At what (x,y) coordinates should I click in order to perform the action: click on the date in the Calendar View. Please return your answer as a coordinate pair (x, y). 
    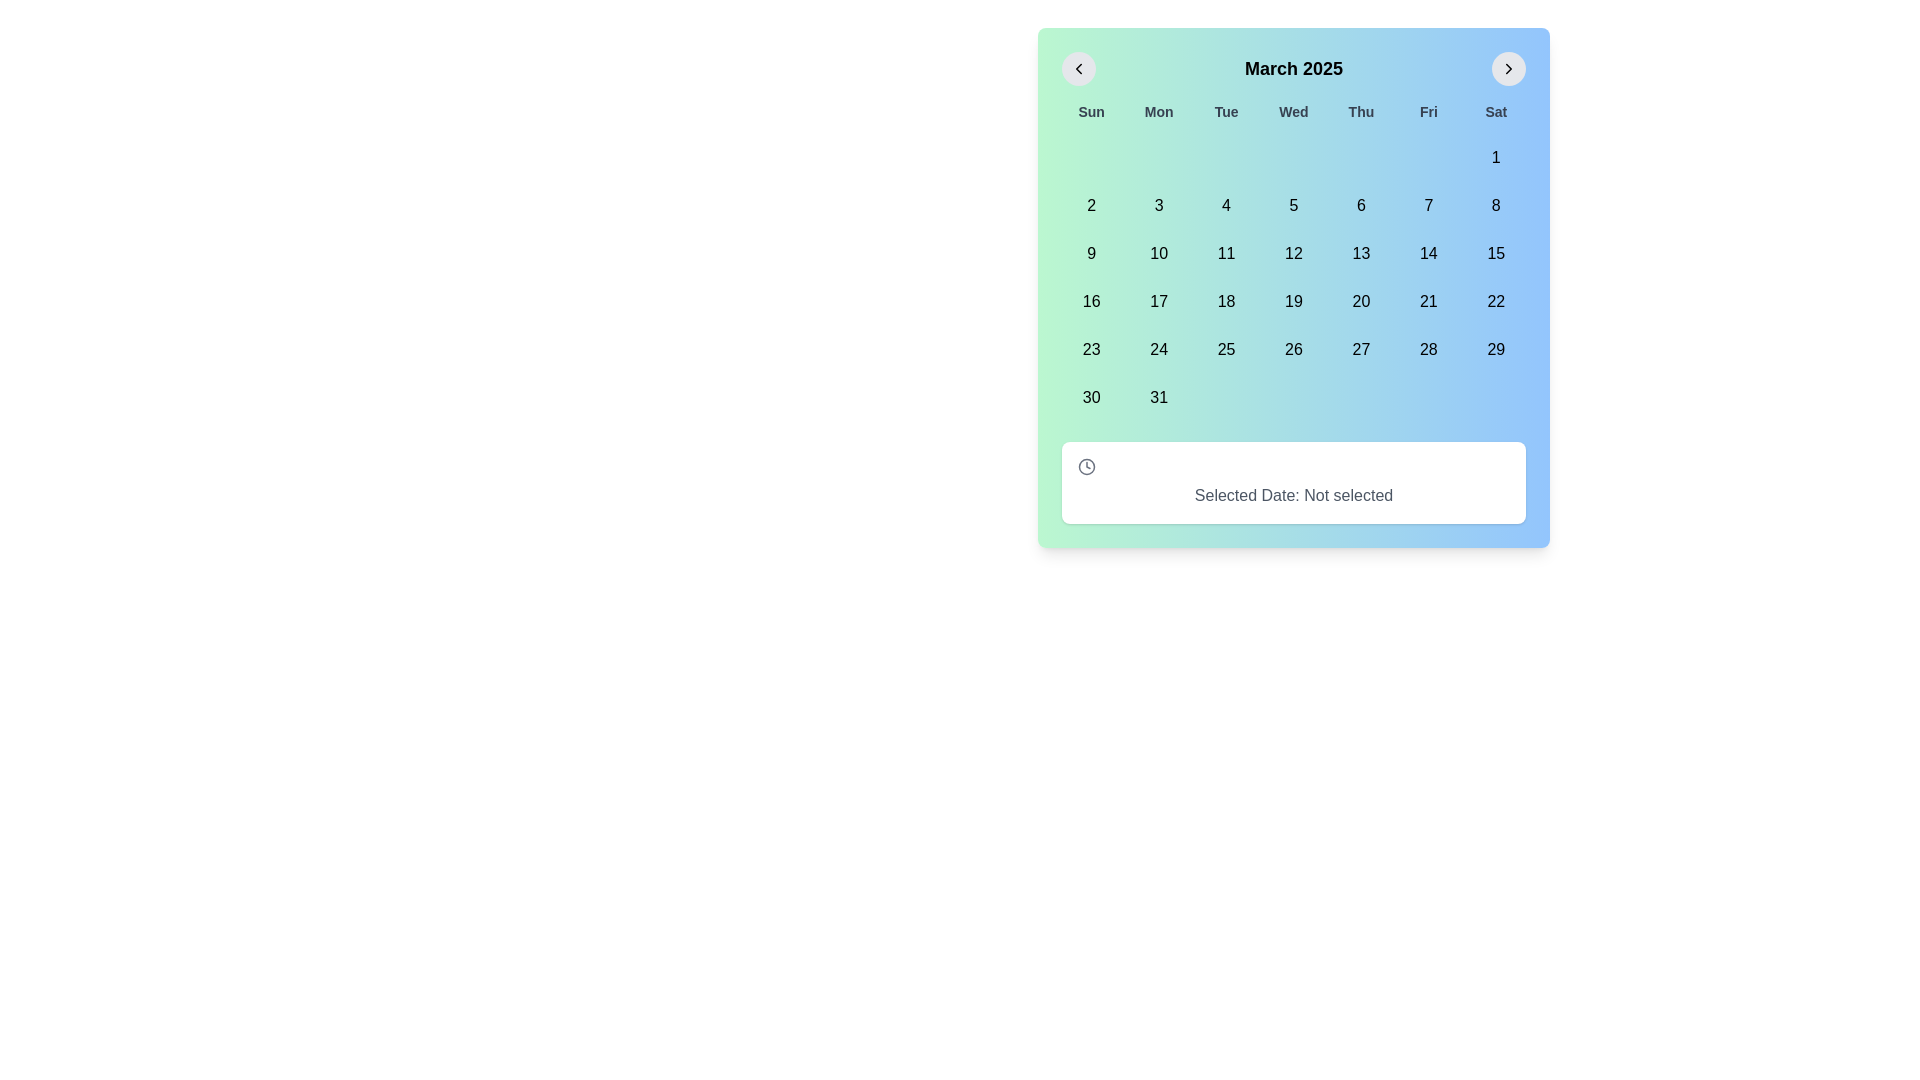
    Looking at the image, I should click on (1294, 288).